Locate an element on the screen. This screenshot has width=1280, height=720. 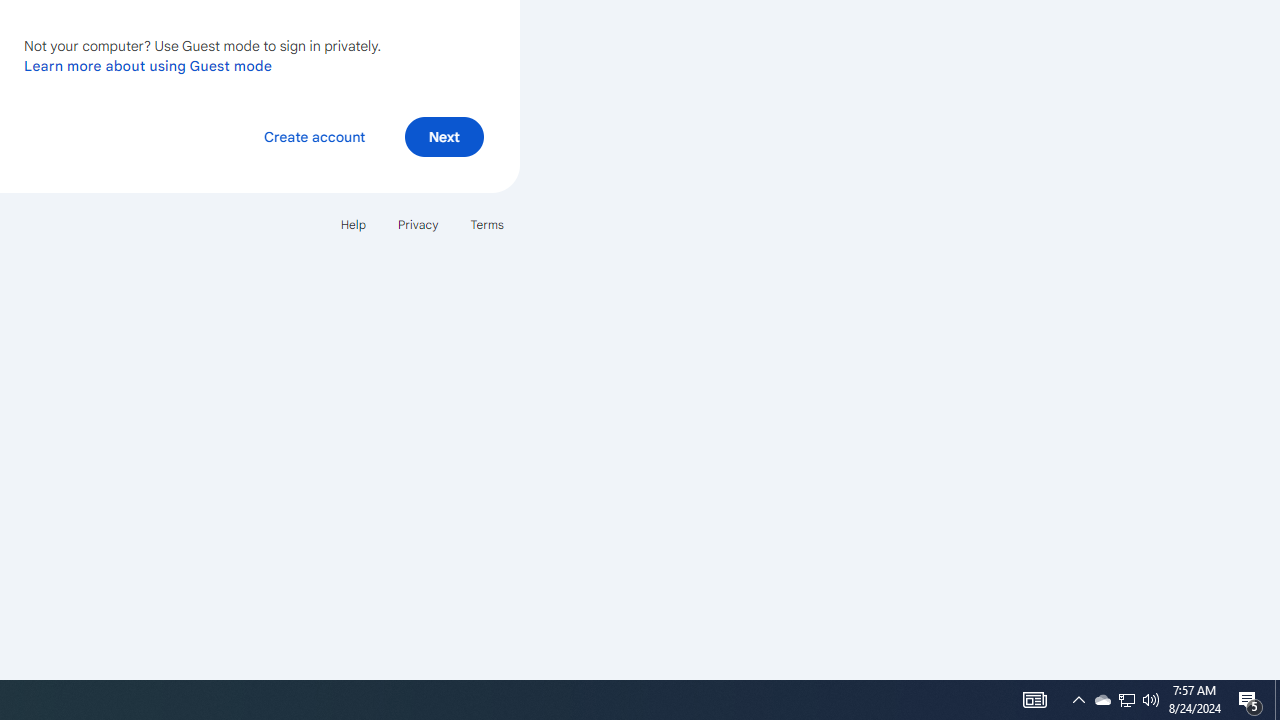
'Terms' is located at coordinates (487, 224).